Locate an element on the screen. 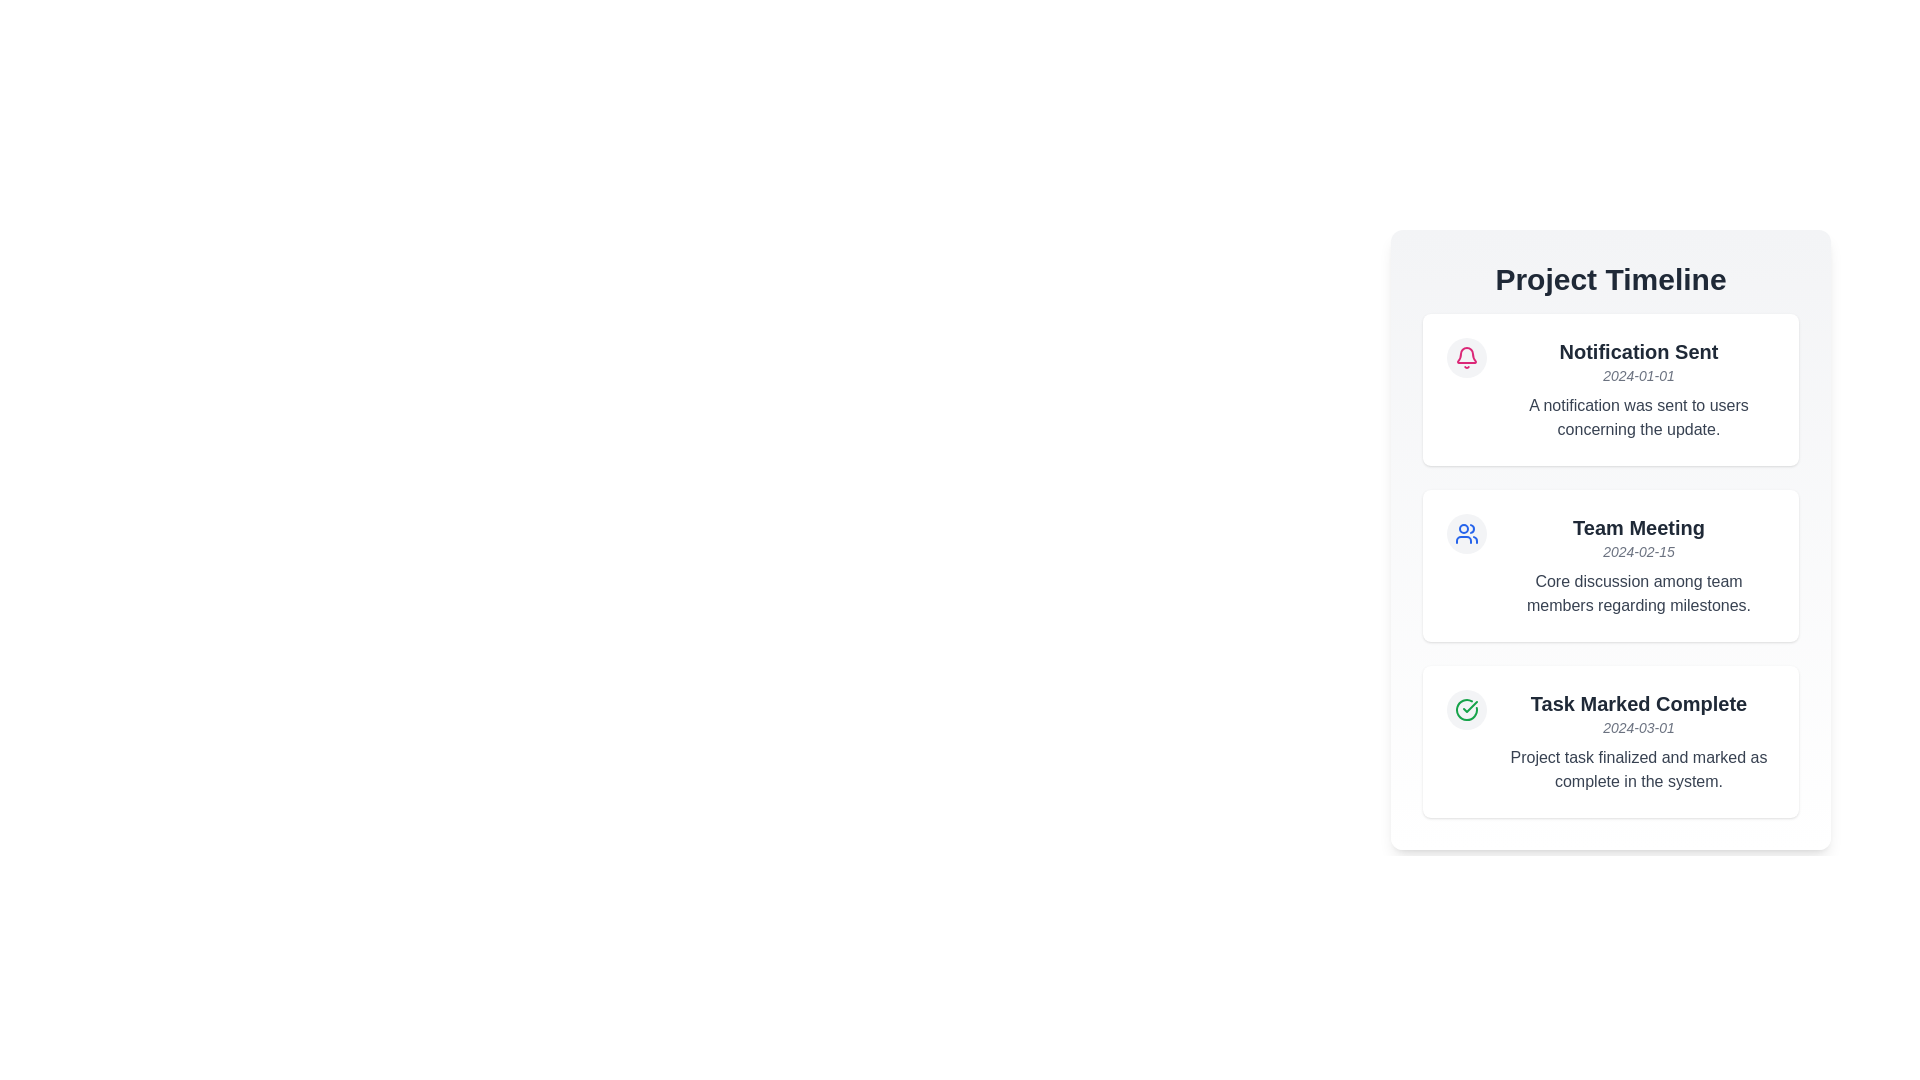  the date label displaying '2024-01-01', which is positioned beneath 'Notification Sent' and above the description text is located at coordinates (1638, 375).